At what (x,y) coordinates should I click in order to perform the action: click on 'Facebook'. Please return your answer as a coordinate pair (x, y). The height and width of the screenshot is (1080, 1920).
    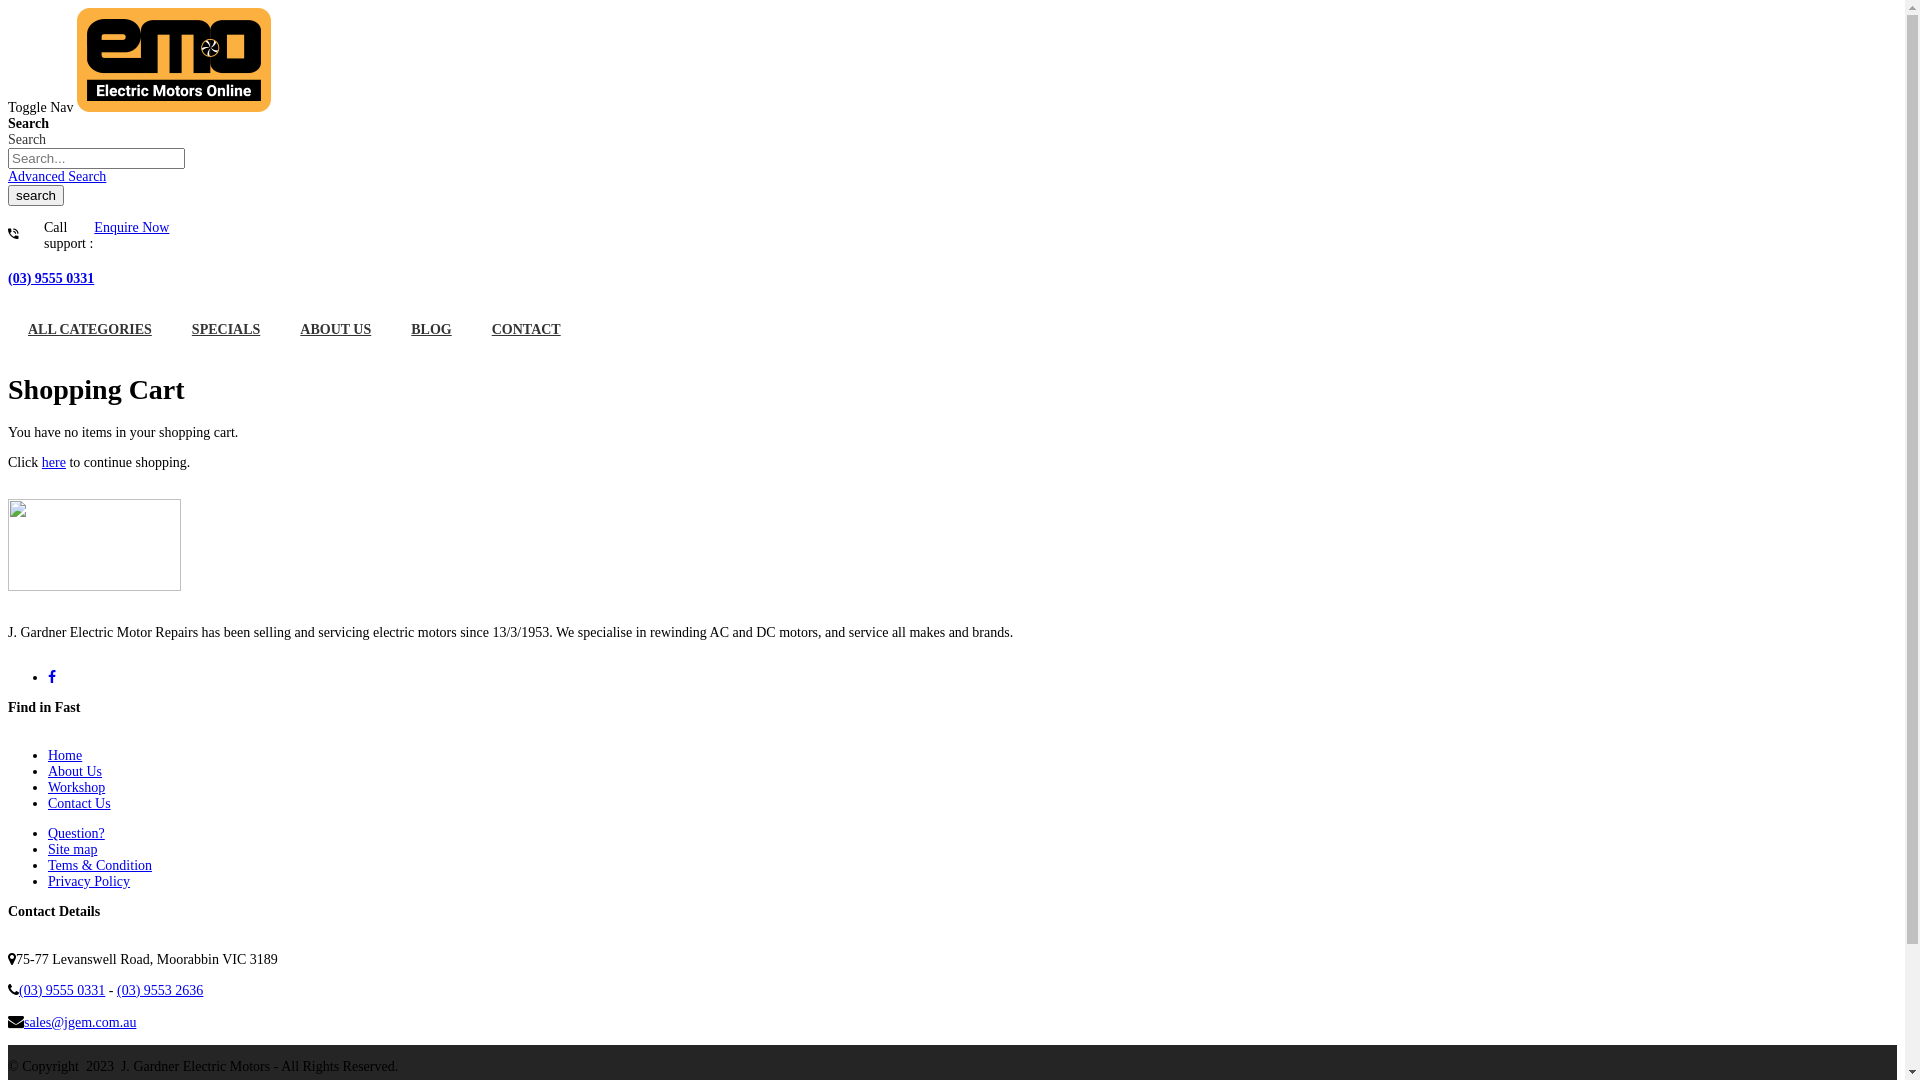
    Looking at the image, I should click on (52, 676).